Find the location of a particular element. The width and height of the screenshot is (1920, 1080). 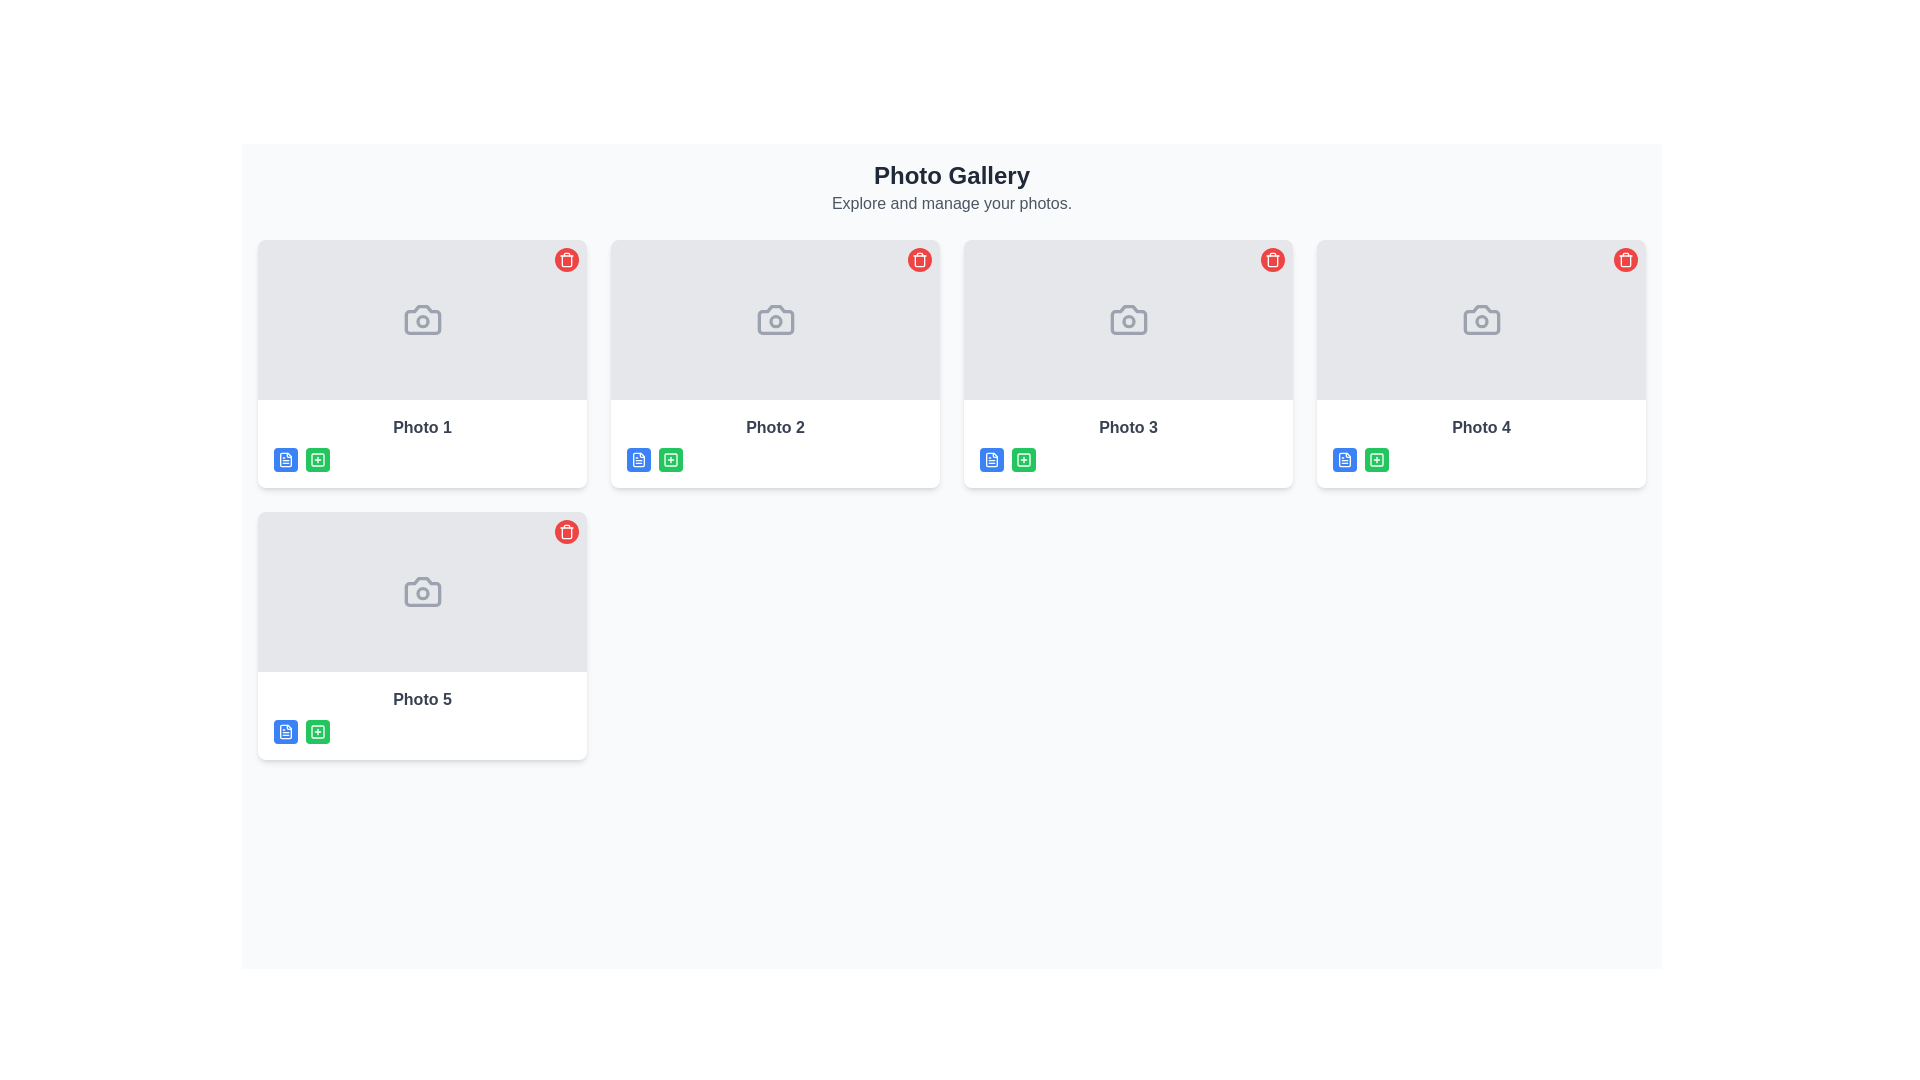

the document icon with a folded corner located is located at coordinates (637, 459).